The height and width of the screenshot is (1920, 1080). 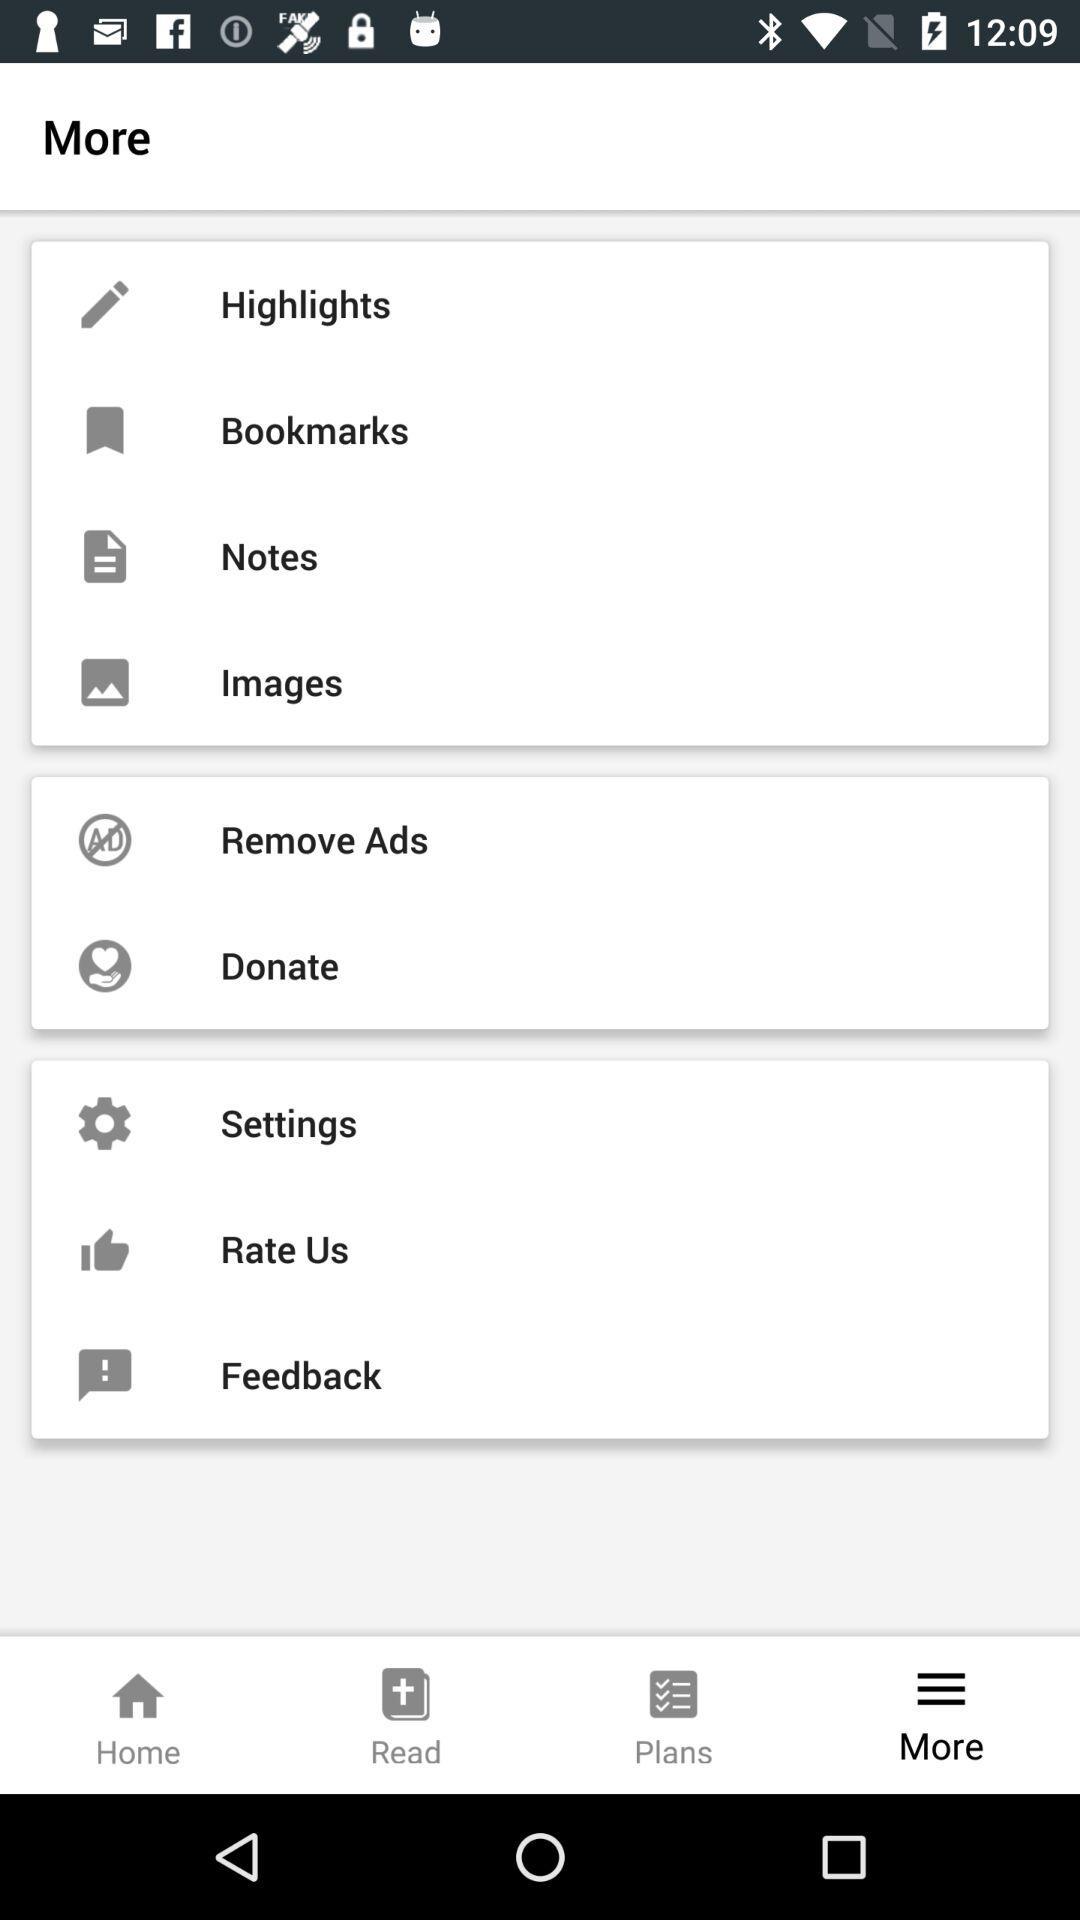 I want to click on remove ads, so click(x=540, y=840).